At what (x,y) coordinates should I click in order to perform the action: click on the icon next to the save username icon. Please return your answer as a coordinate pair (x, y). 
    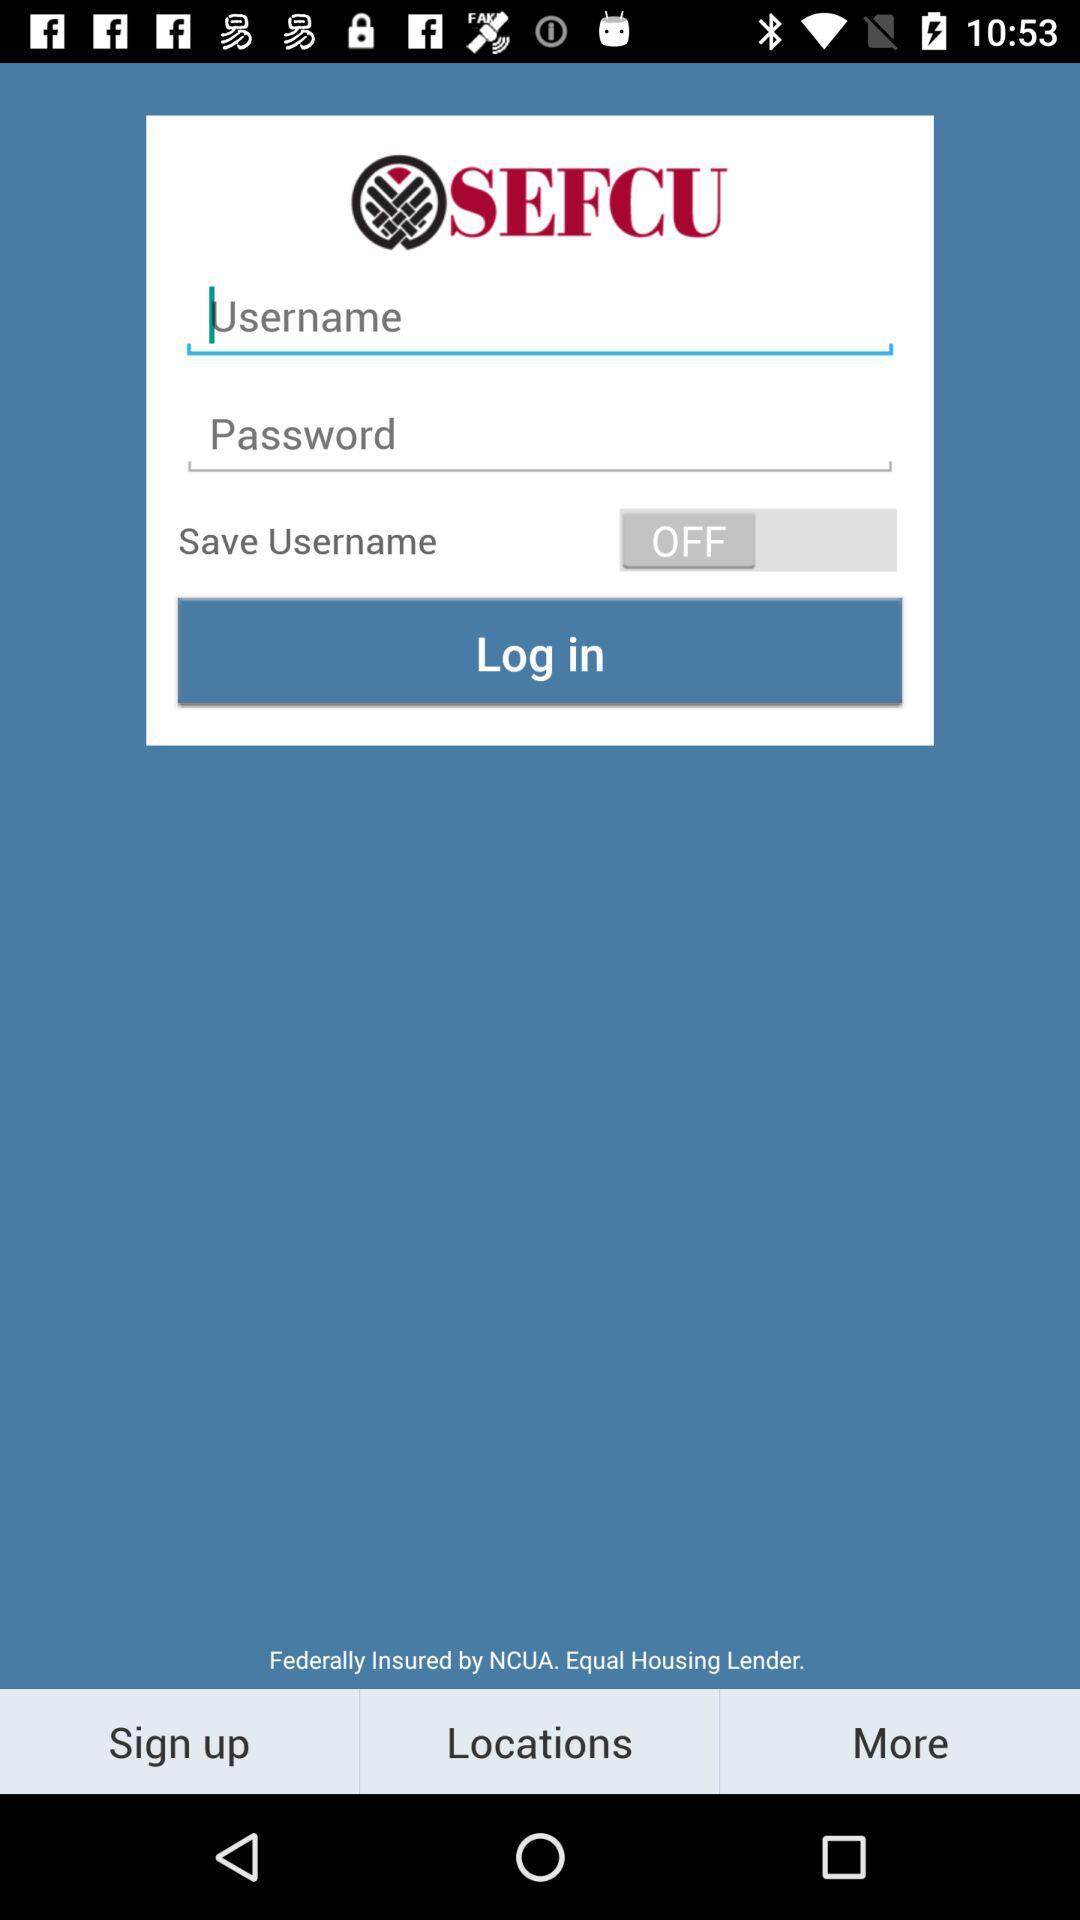
    Looking at the image, I should click on (758, 539).